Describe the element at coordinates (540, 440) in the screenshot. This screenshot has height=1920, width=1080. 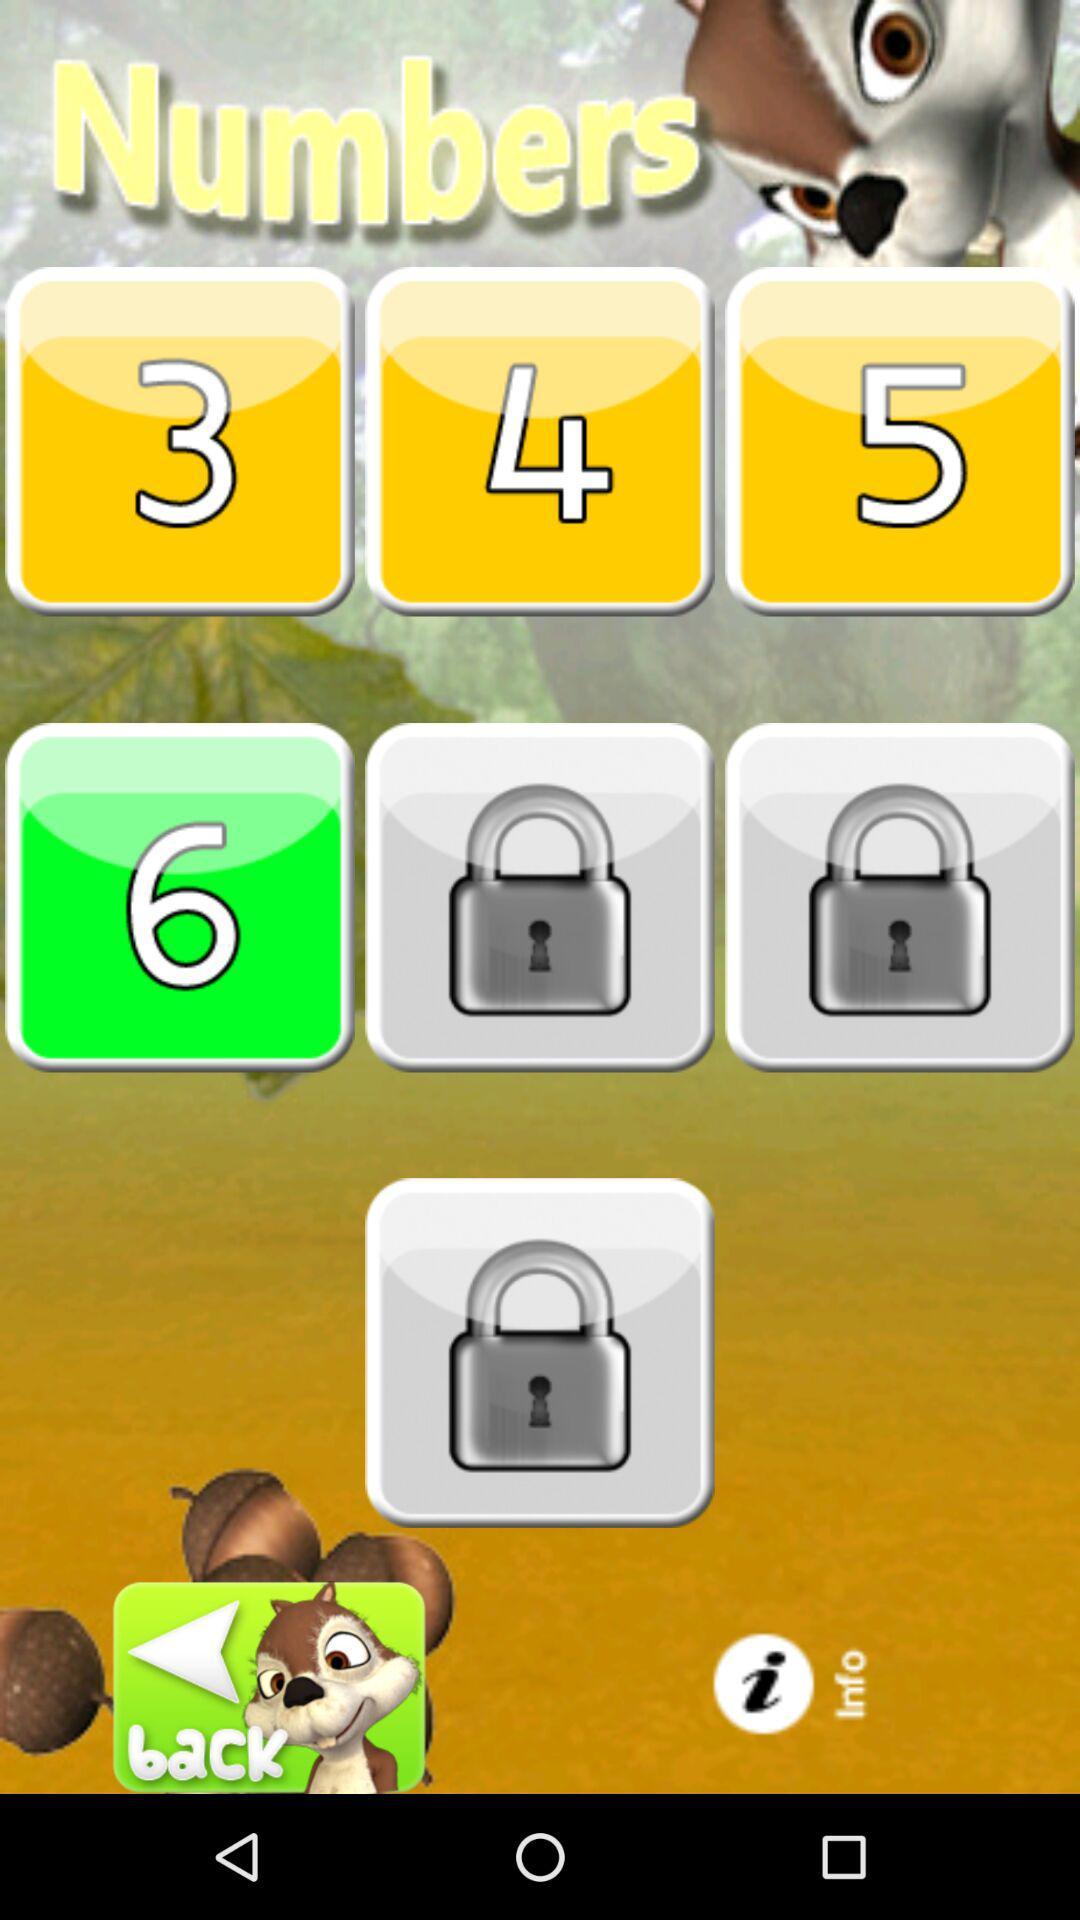
I see `number 4` at that location.